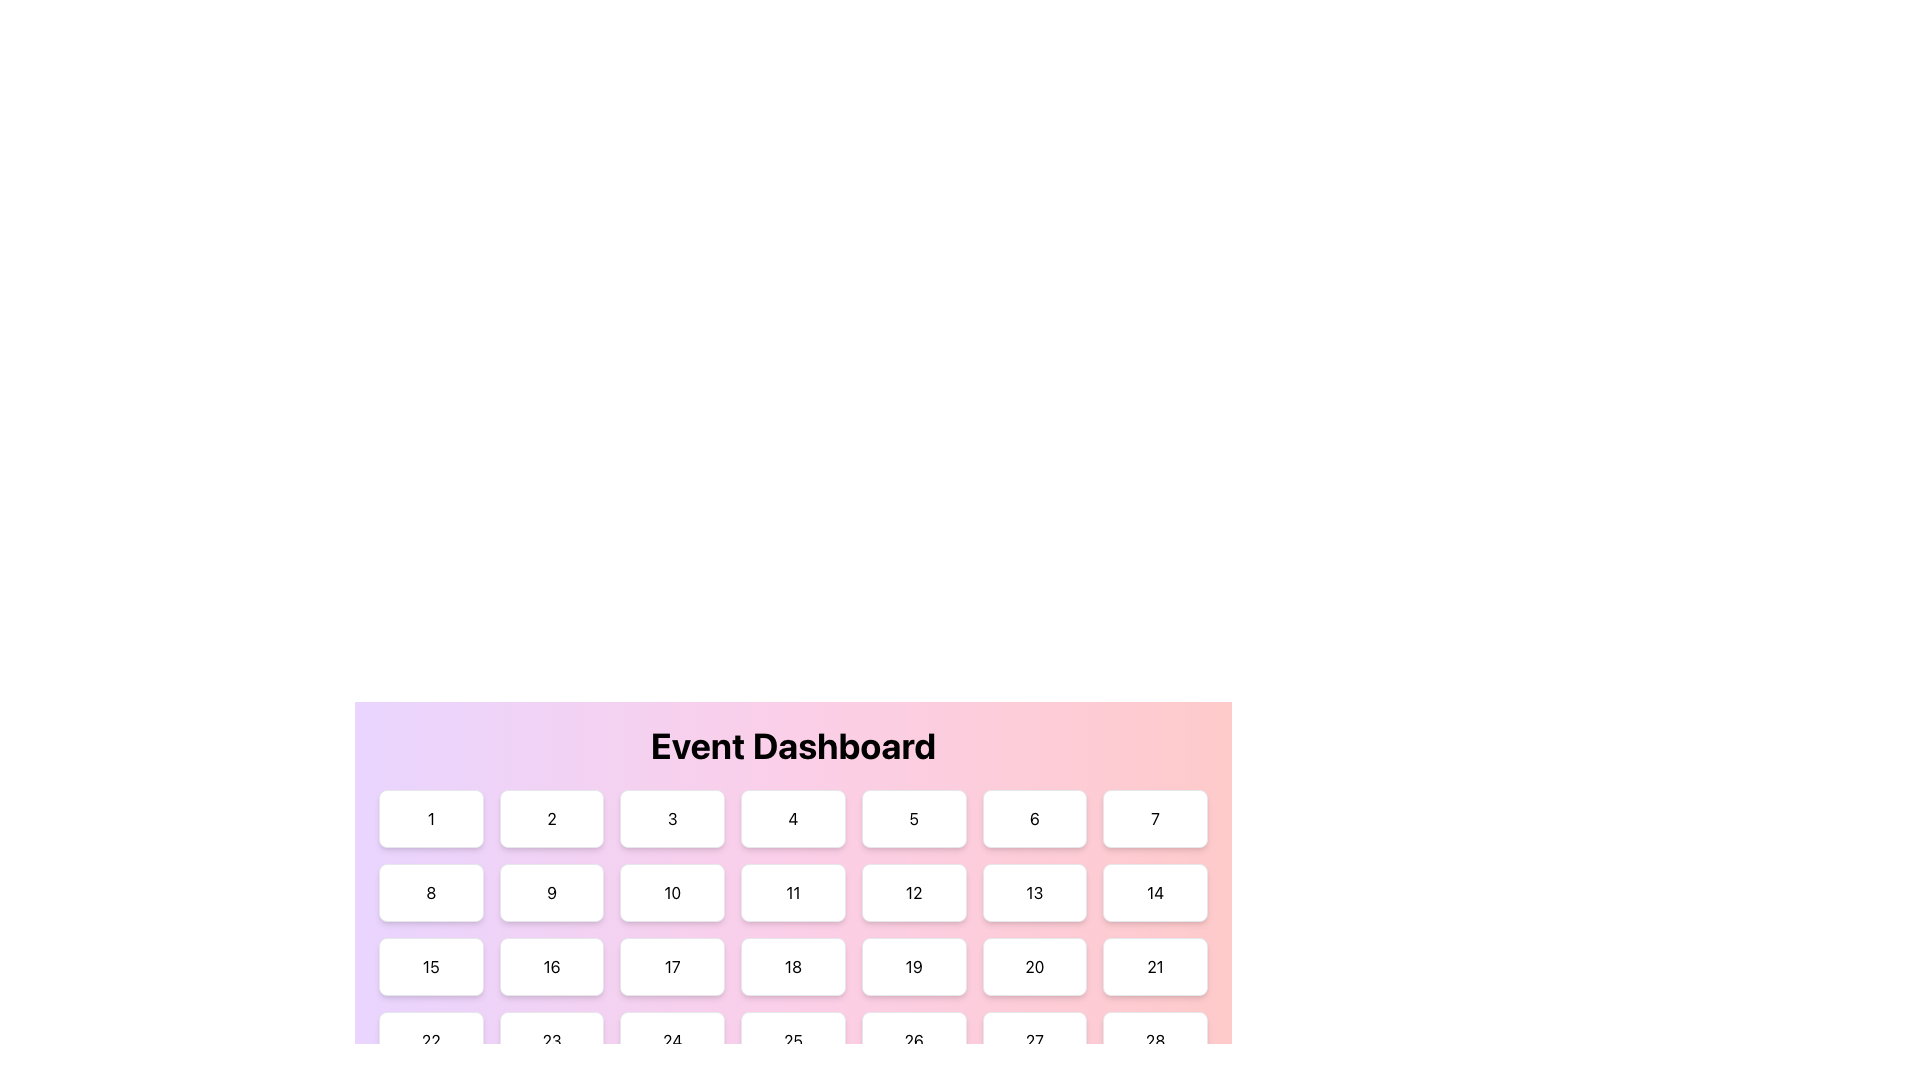  What do you see at coordinates (430, 892) in the screenshot?
I see `the button representing the number 8, which is located in the second row, first column of a grid layout` at bounding box center [430, 892].